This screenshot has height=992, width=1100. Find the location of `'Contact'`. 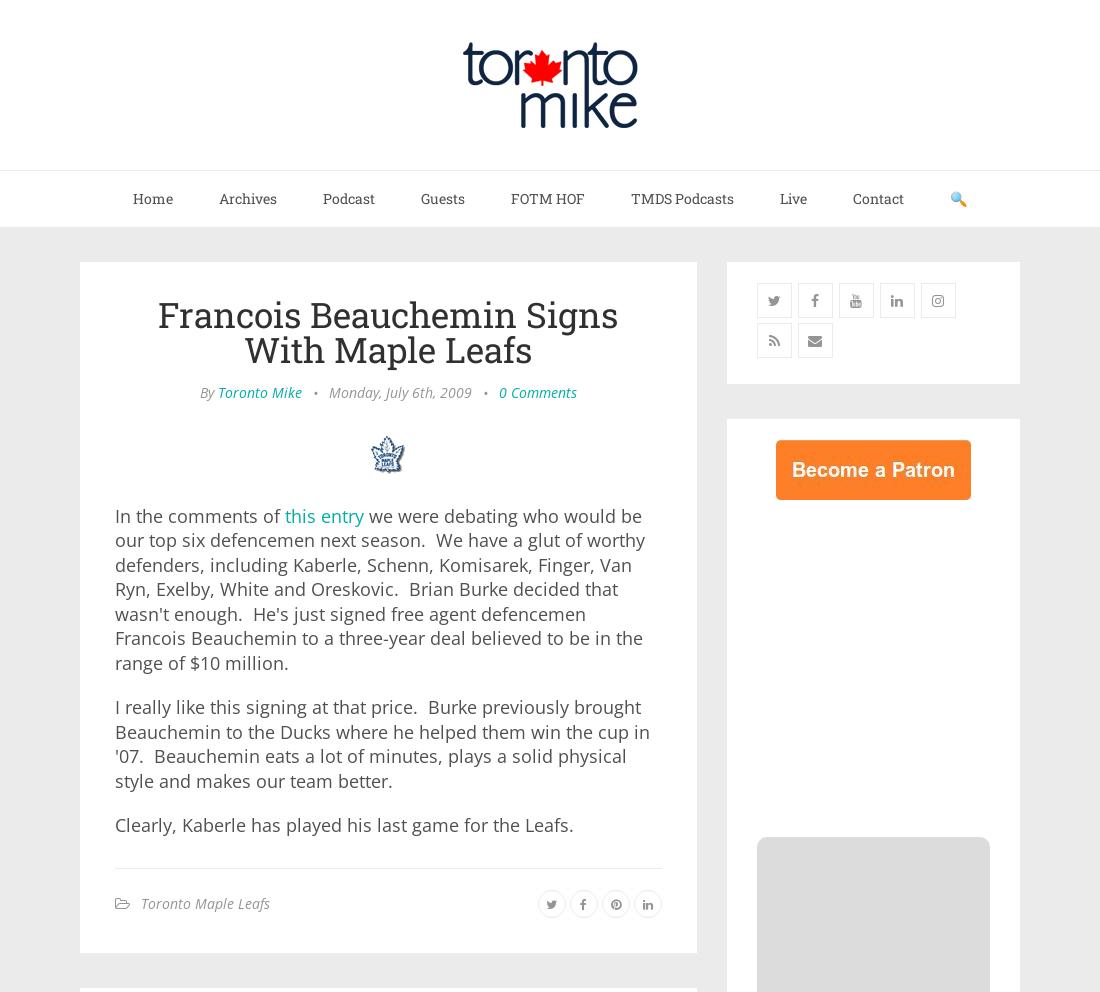

'Contact' is located at coordinates (877, 197).